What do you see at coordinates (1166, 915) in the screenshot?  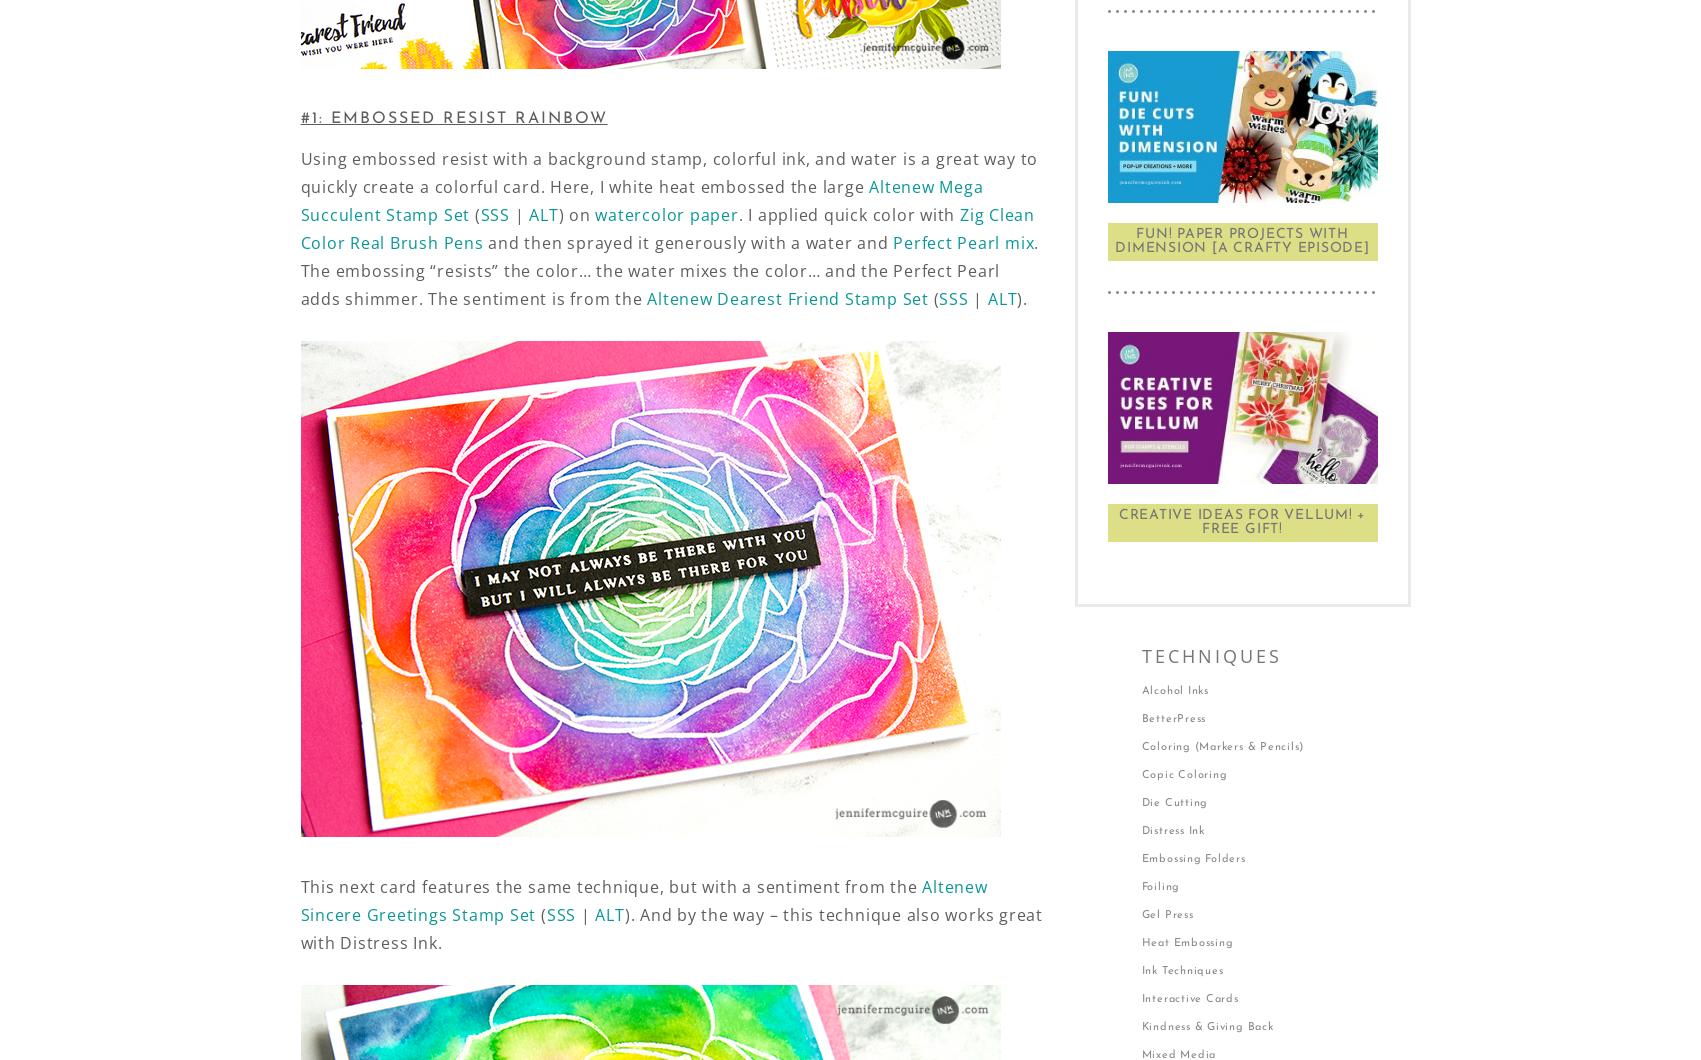 I see `'Gel Press'` at bounding box center [1166, 915].